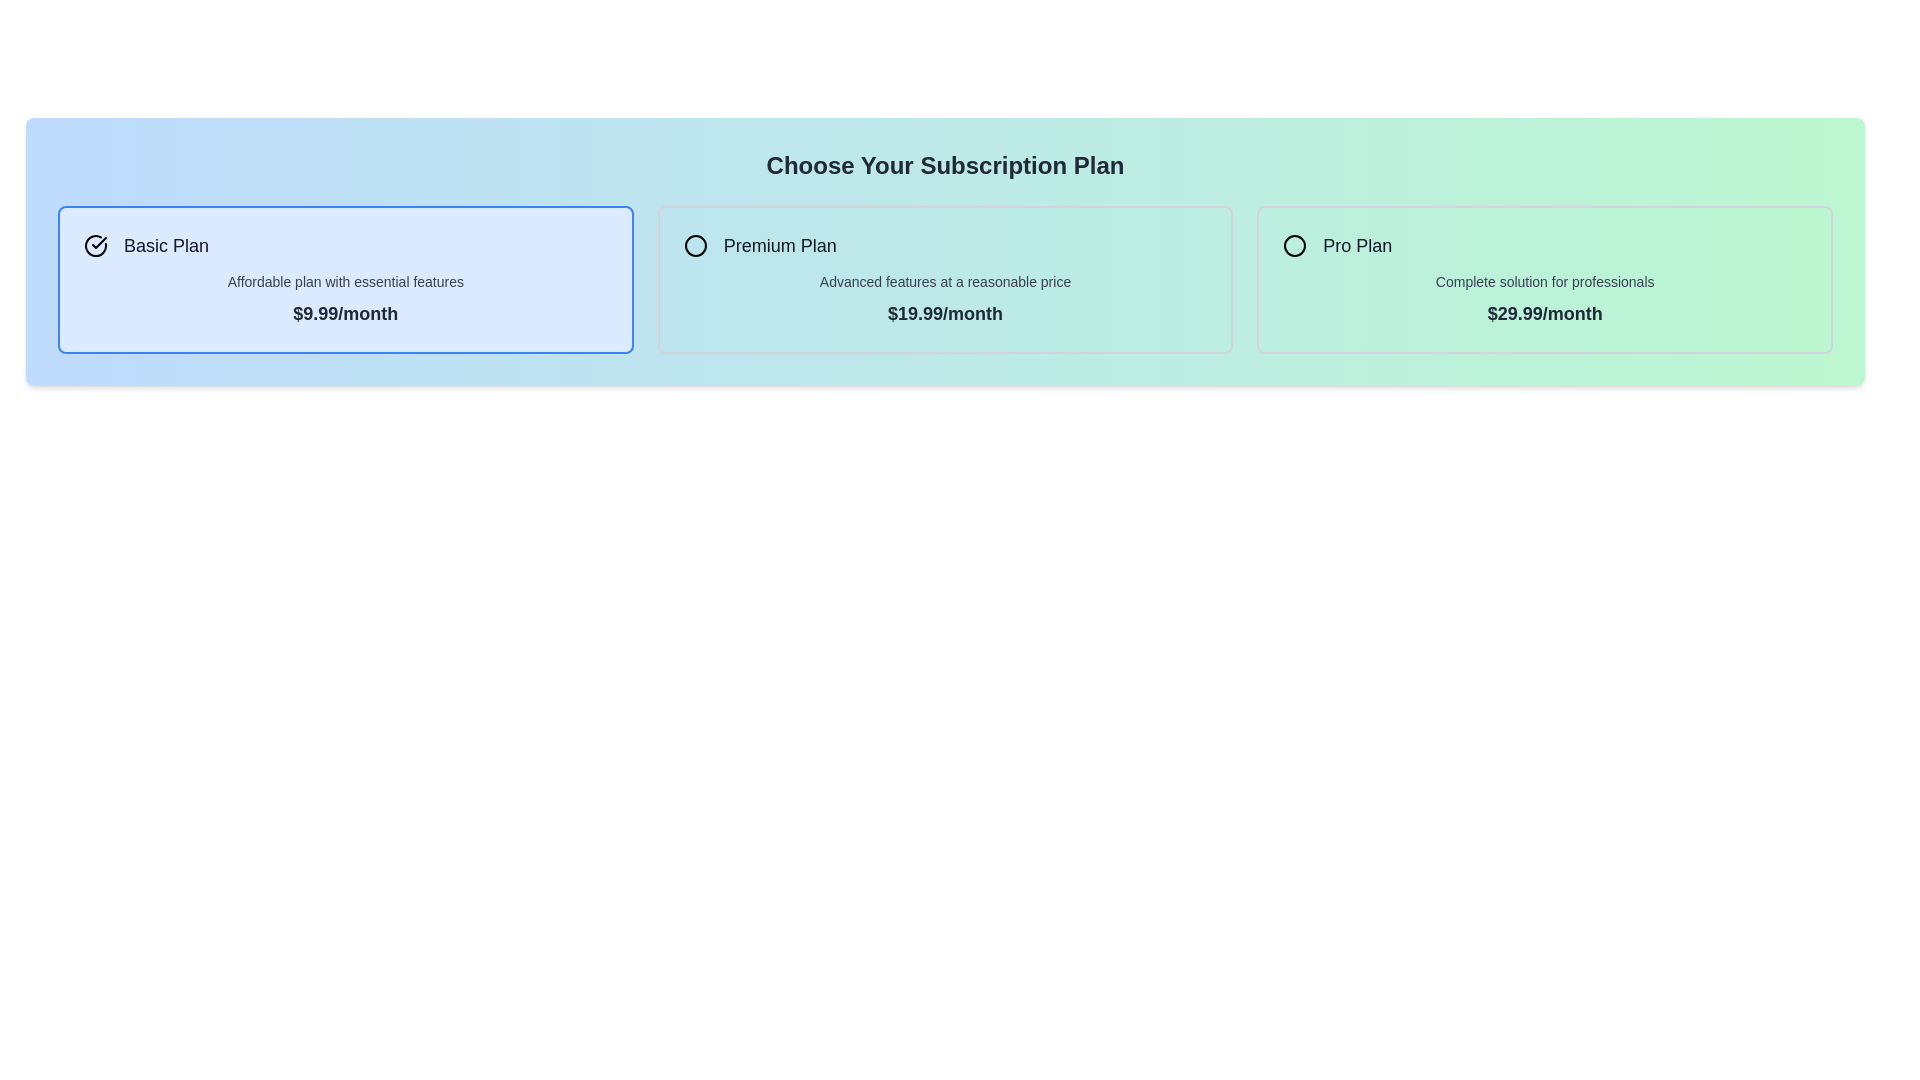 The height and width of the screenshot is (1080, 1920). What do you see at coordinates (944, 313) in the screenshot?
I see `the text label displaying '$19.99/month' in the Premium Plan section, which is located below the description 'Advanced features at a reasonable price'` at bounding box center [944, 313].